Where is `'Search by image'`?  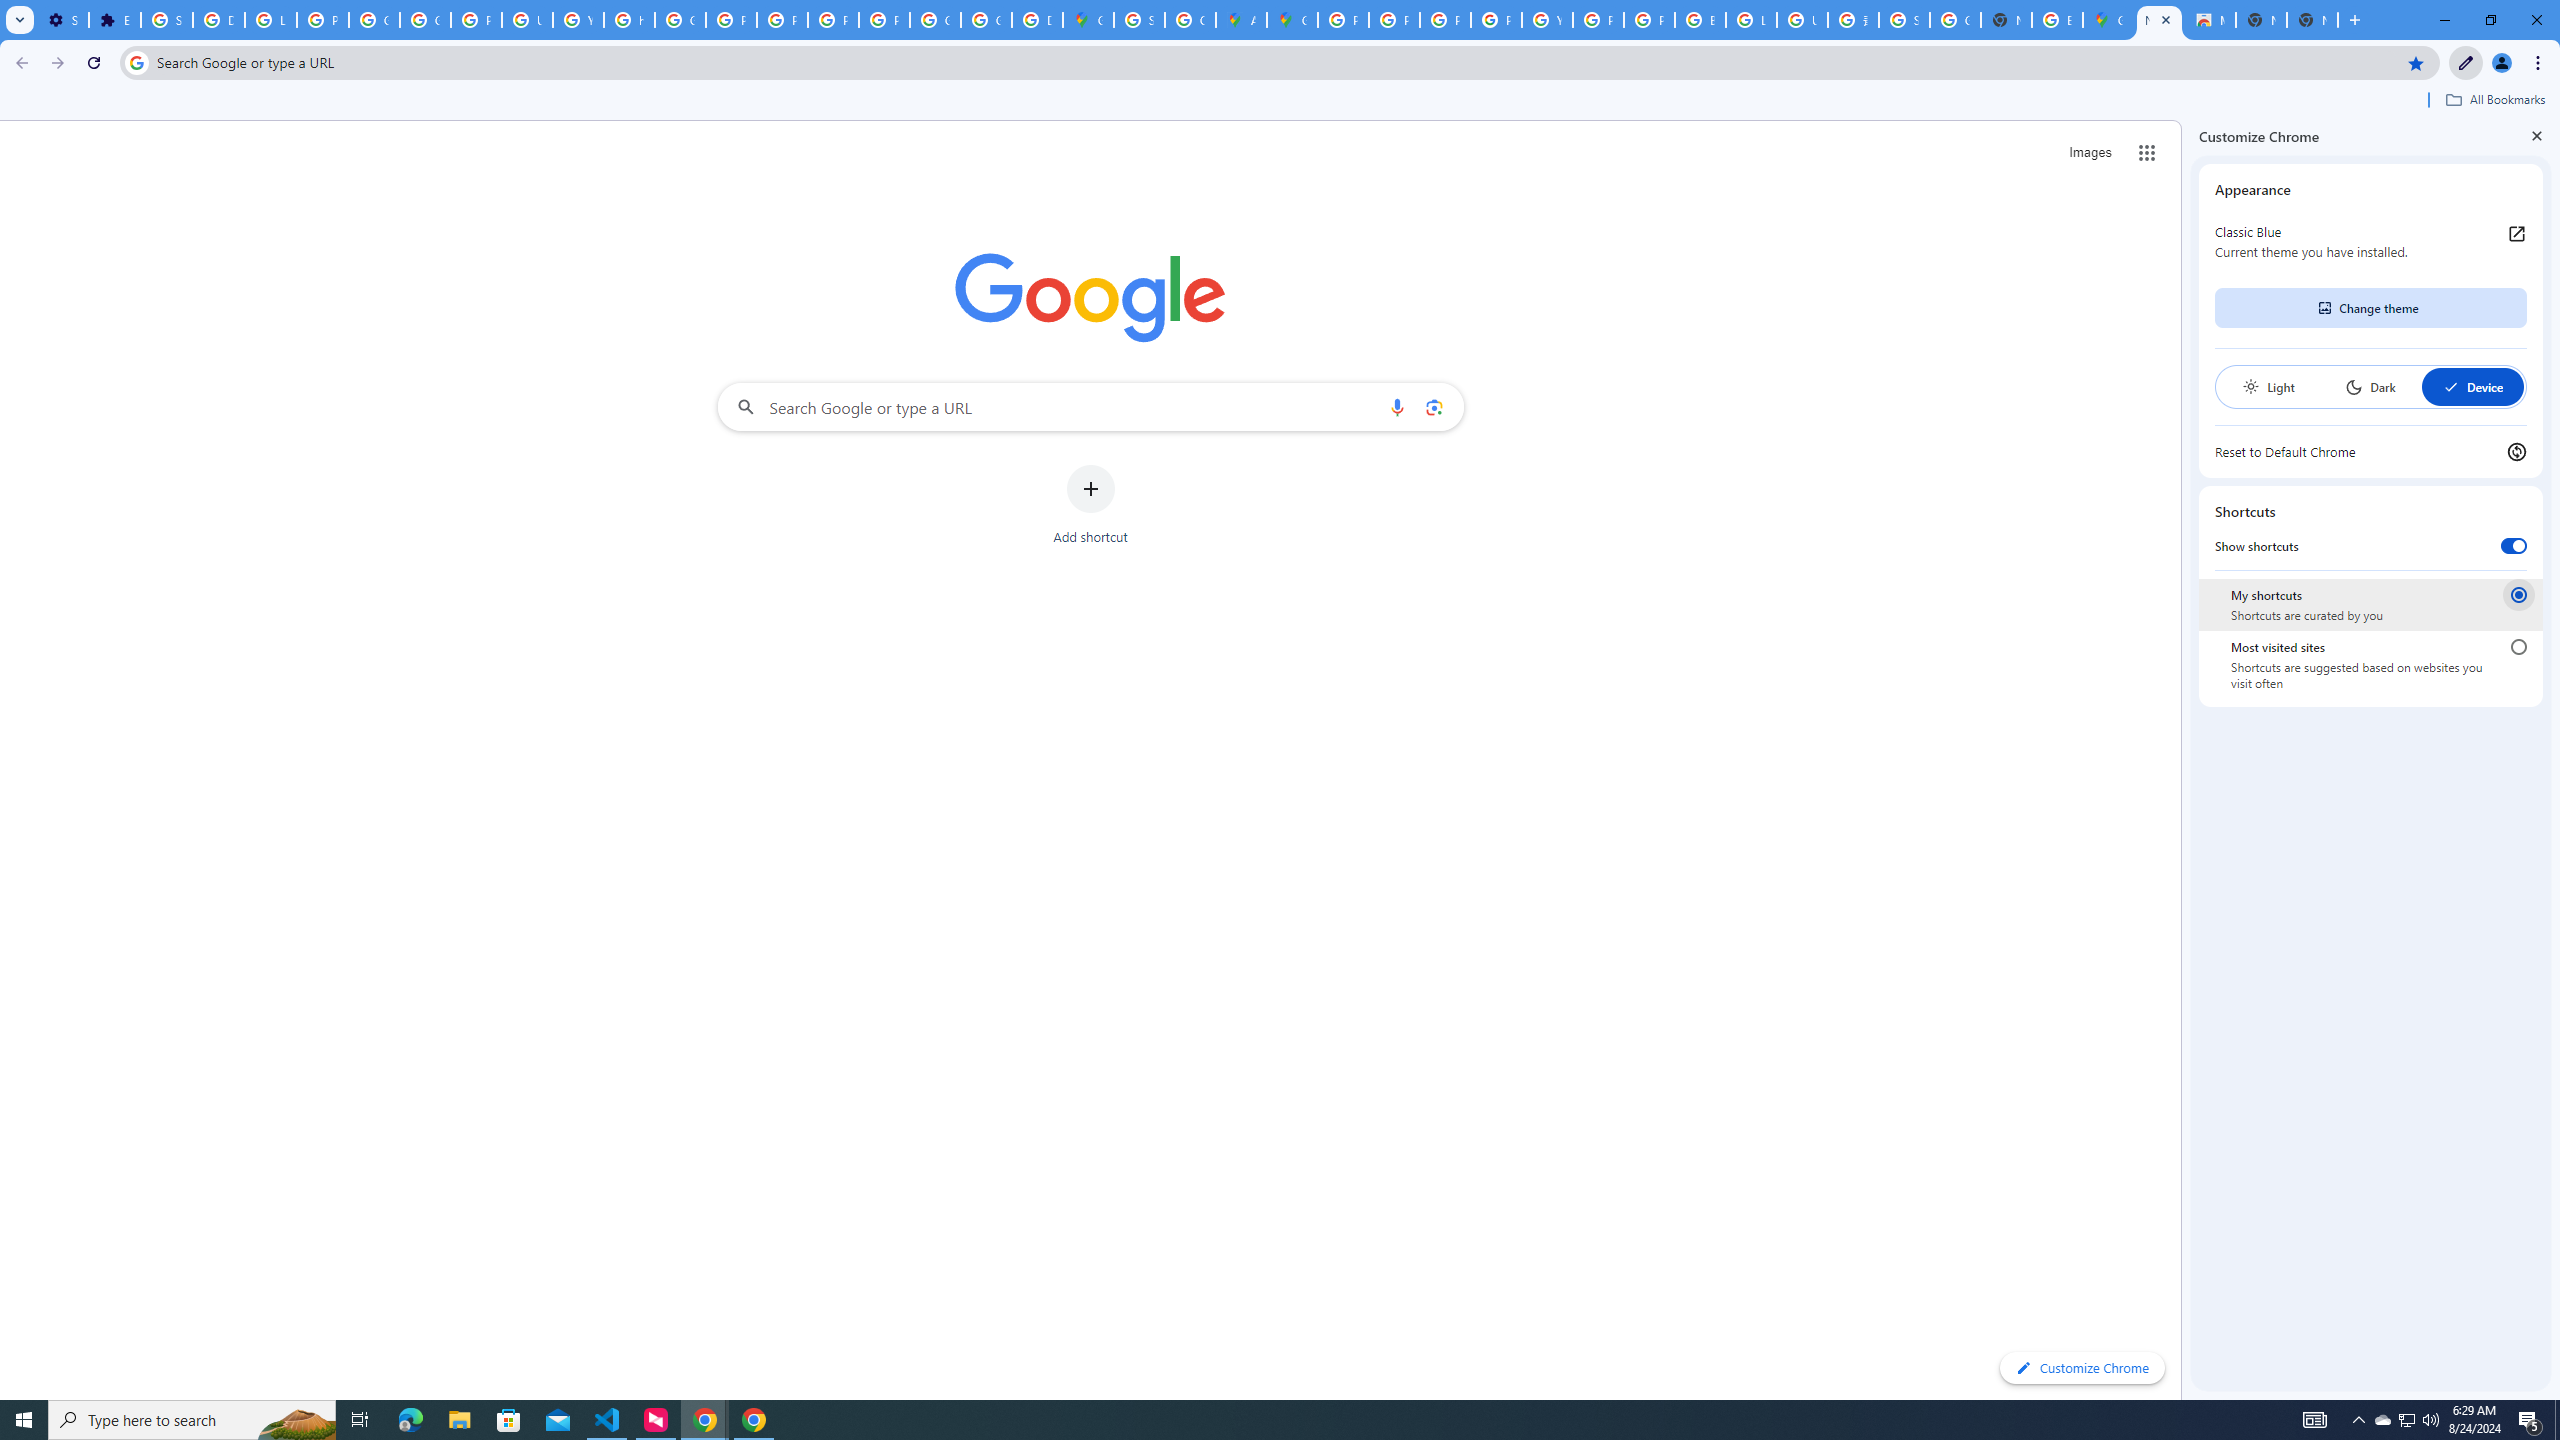 'Search by image' is located at coordinates (1434, 405).